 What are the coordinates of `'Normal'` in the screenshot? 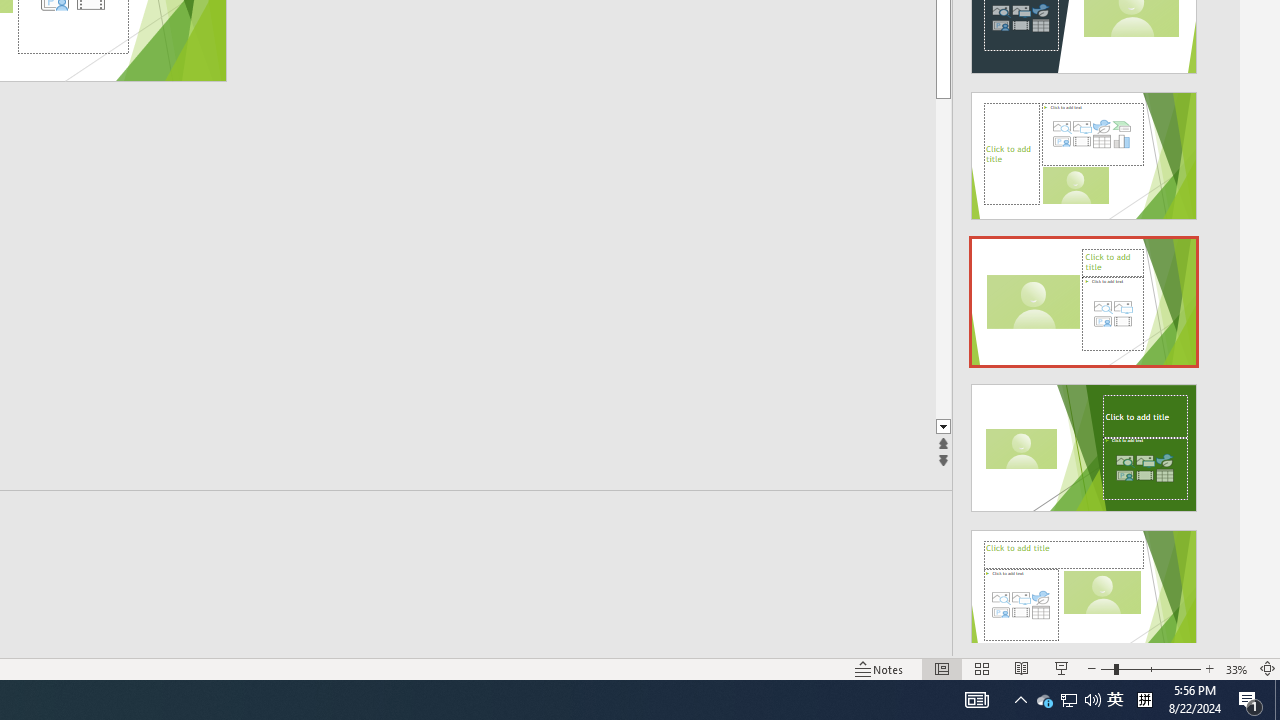 It's located at (941, 669).